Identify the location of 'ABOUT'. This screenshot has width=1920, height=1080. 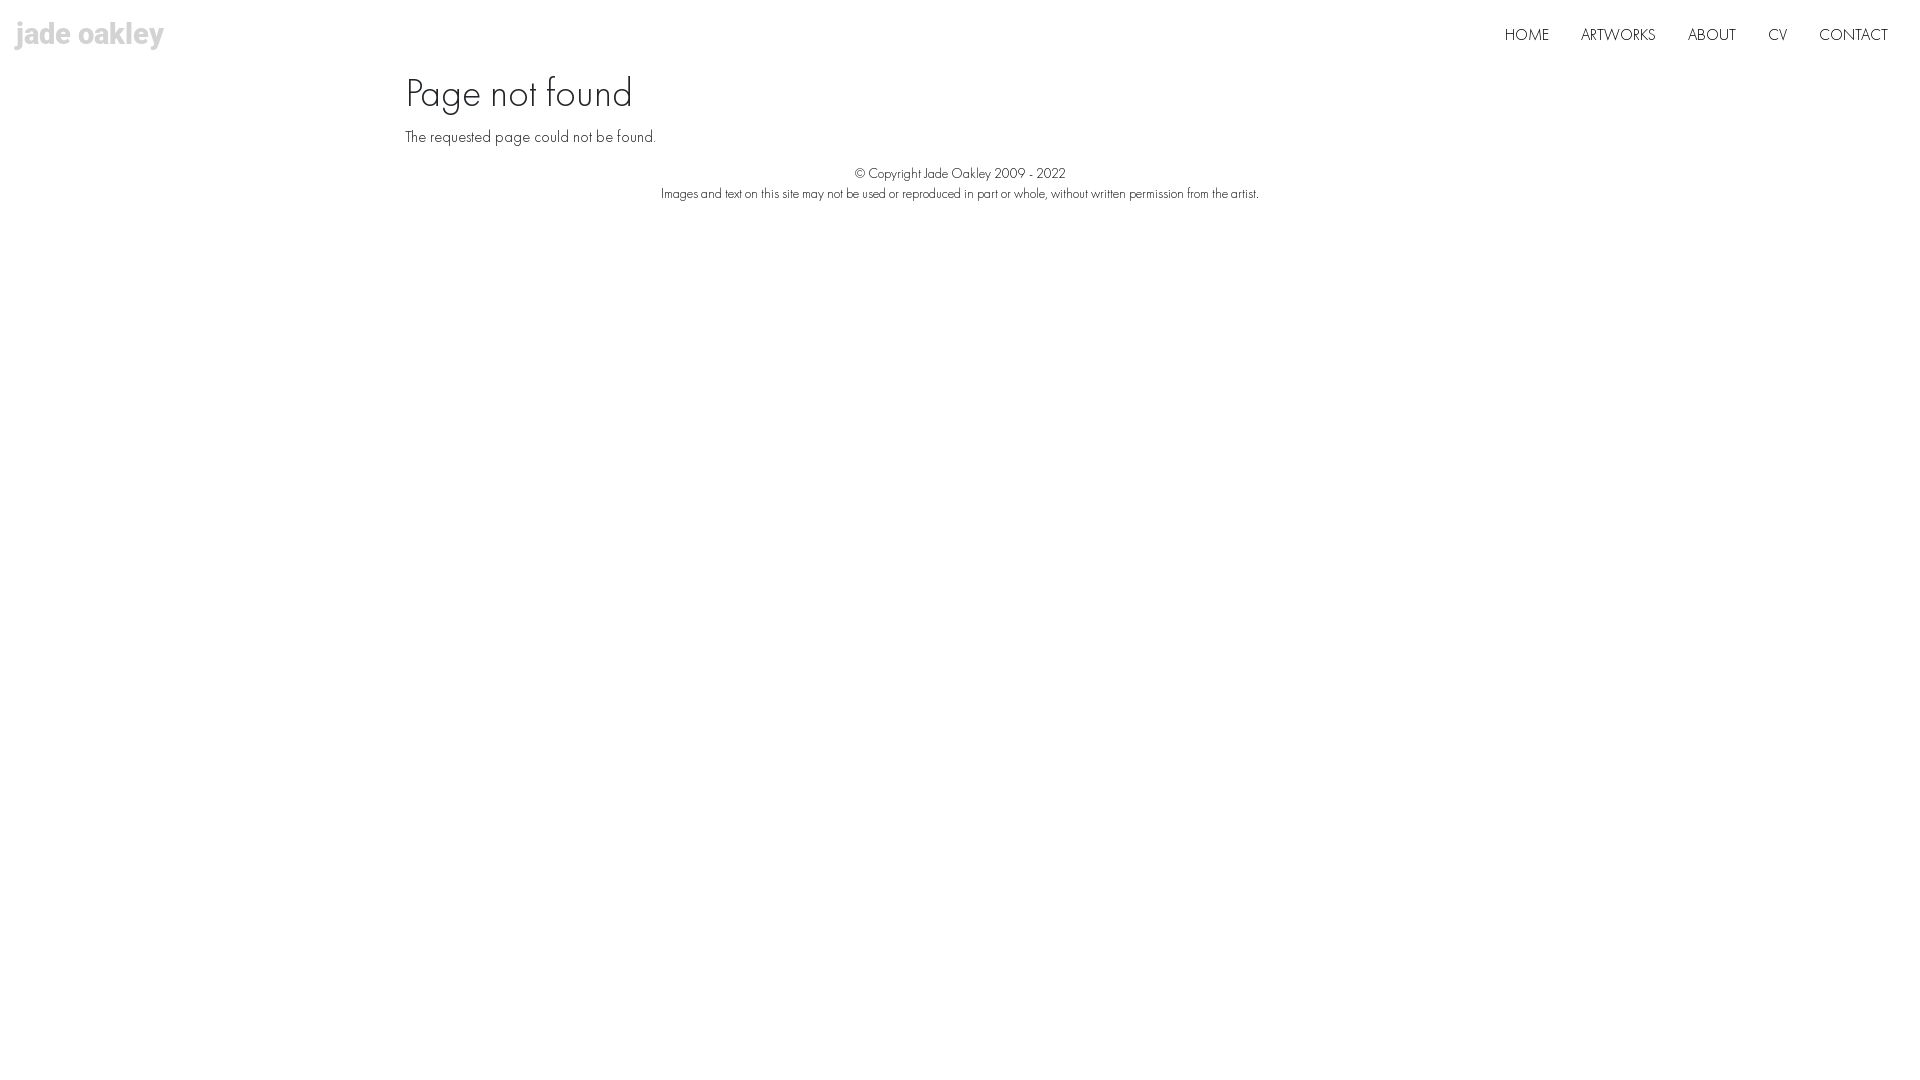
(1711, 34).